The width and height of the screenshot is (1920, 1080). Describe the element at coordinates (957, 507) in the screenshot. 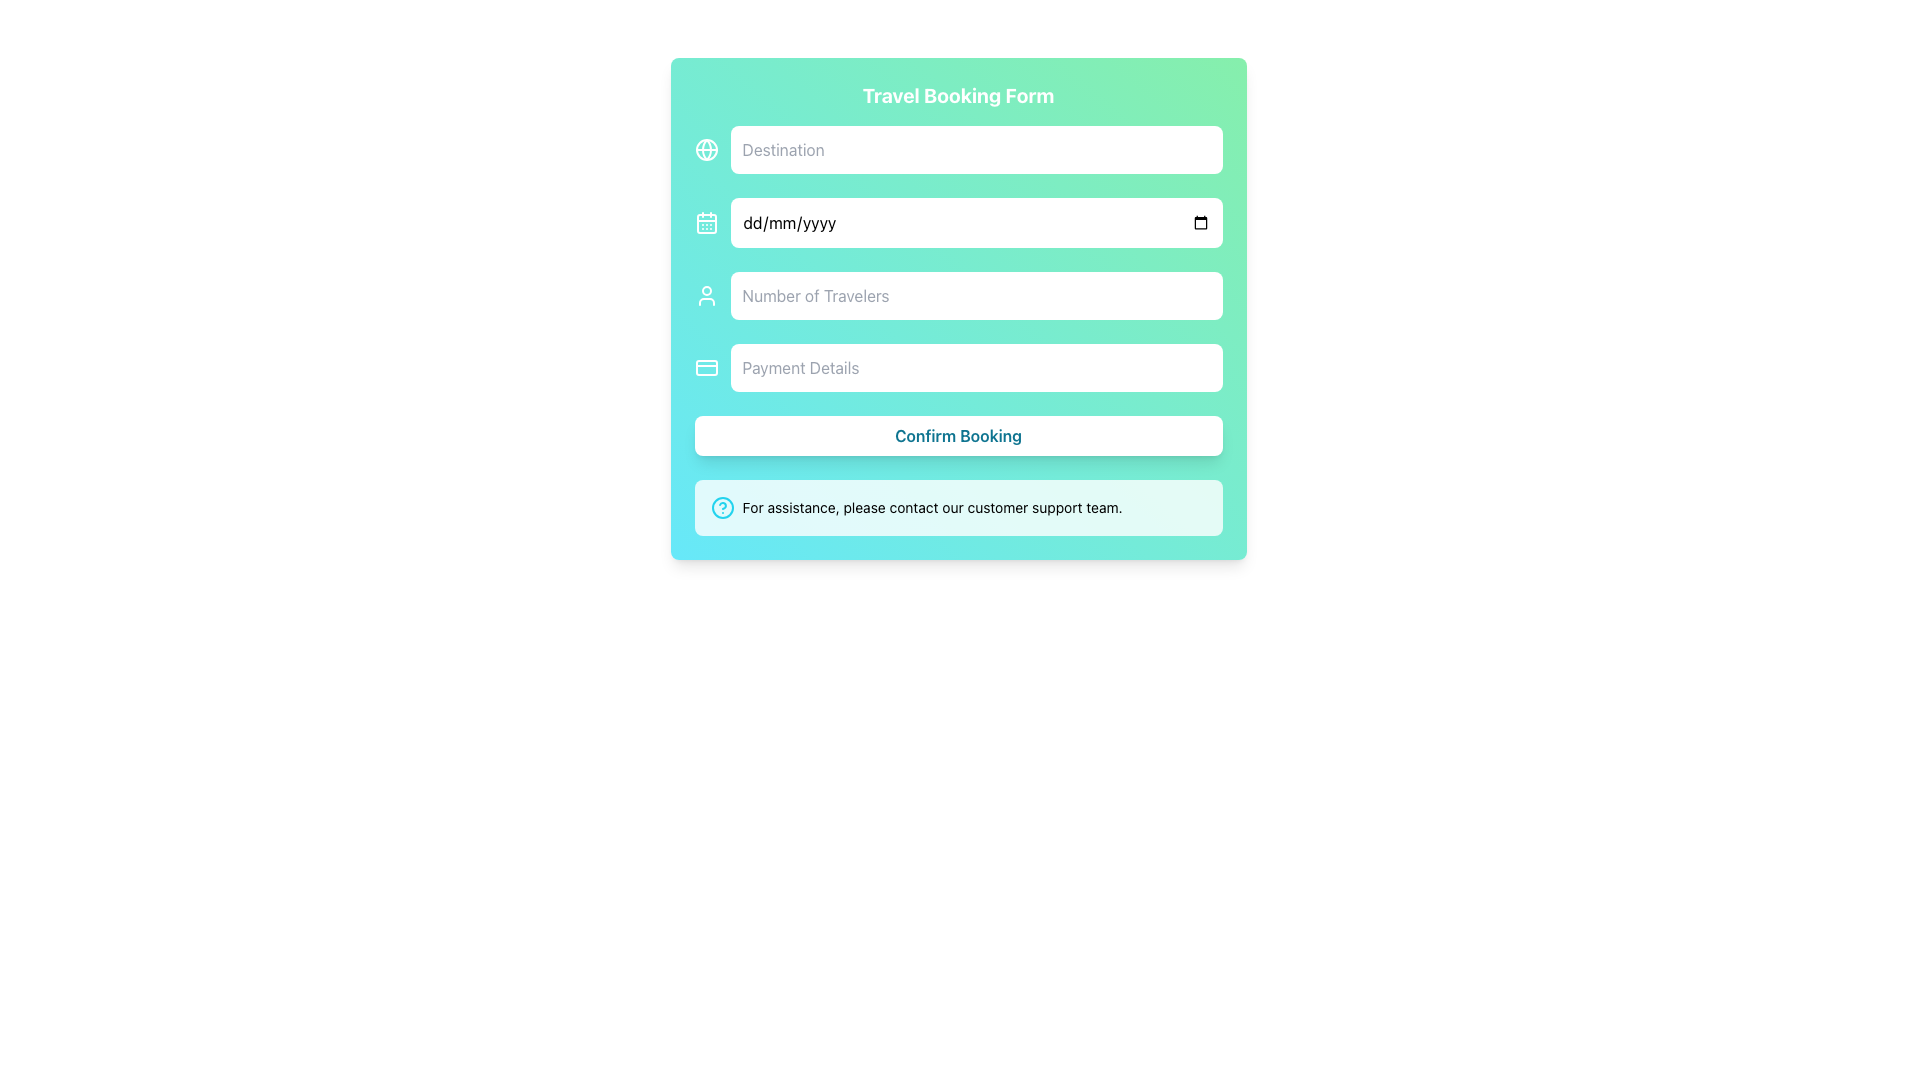

I see `the question mark icon of the Informational Message Box` at that location.